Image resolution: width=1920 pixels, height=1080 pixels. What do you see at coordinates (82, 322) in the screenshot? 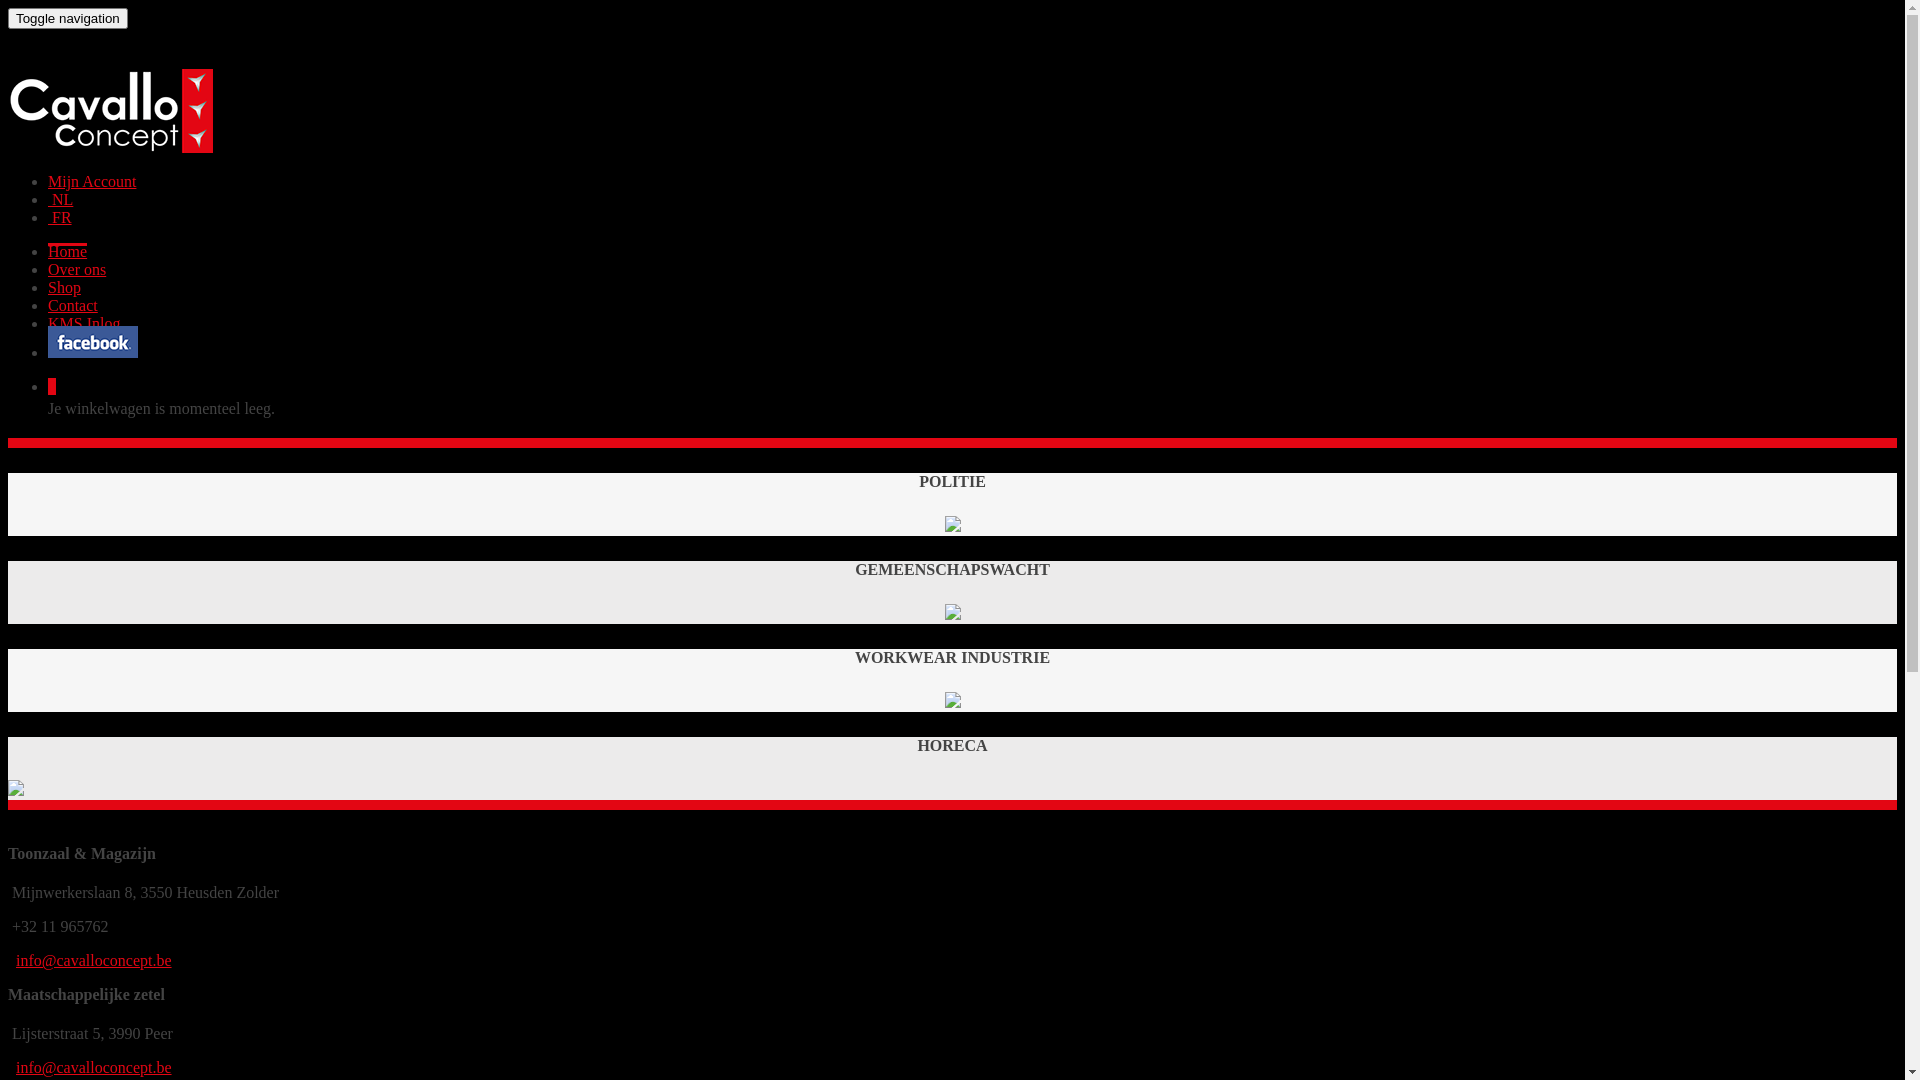
I see `'KMS Inlog'` at bounding box center [82, 322].